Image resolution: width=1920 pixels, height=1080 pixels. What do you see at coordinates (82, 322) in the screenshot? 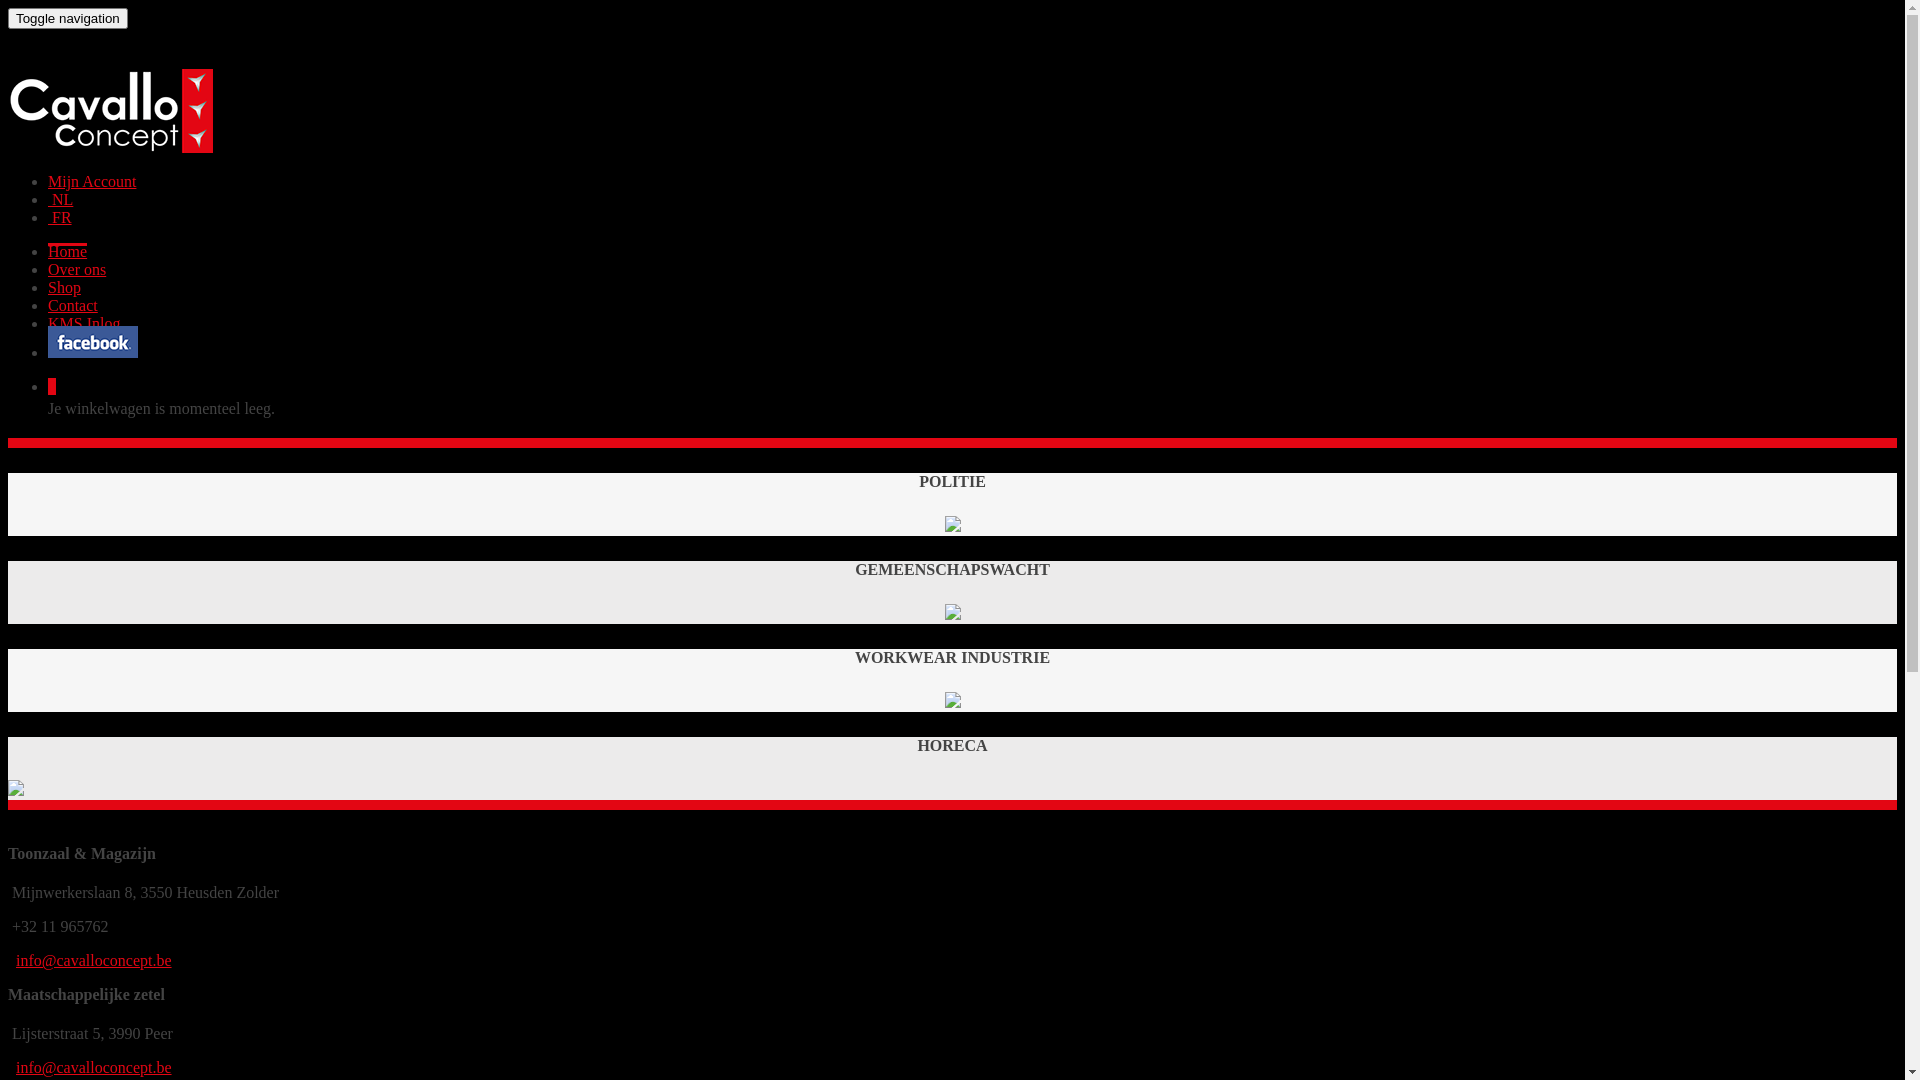
I see `'KMS Inlog'` at bounding box center [82, 322].